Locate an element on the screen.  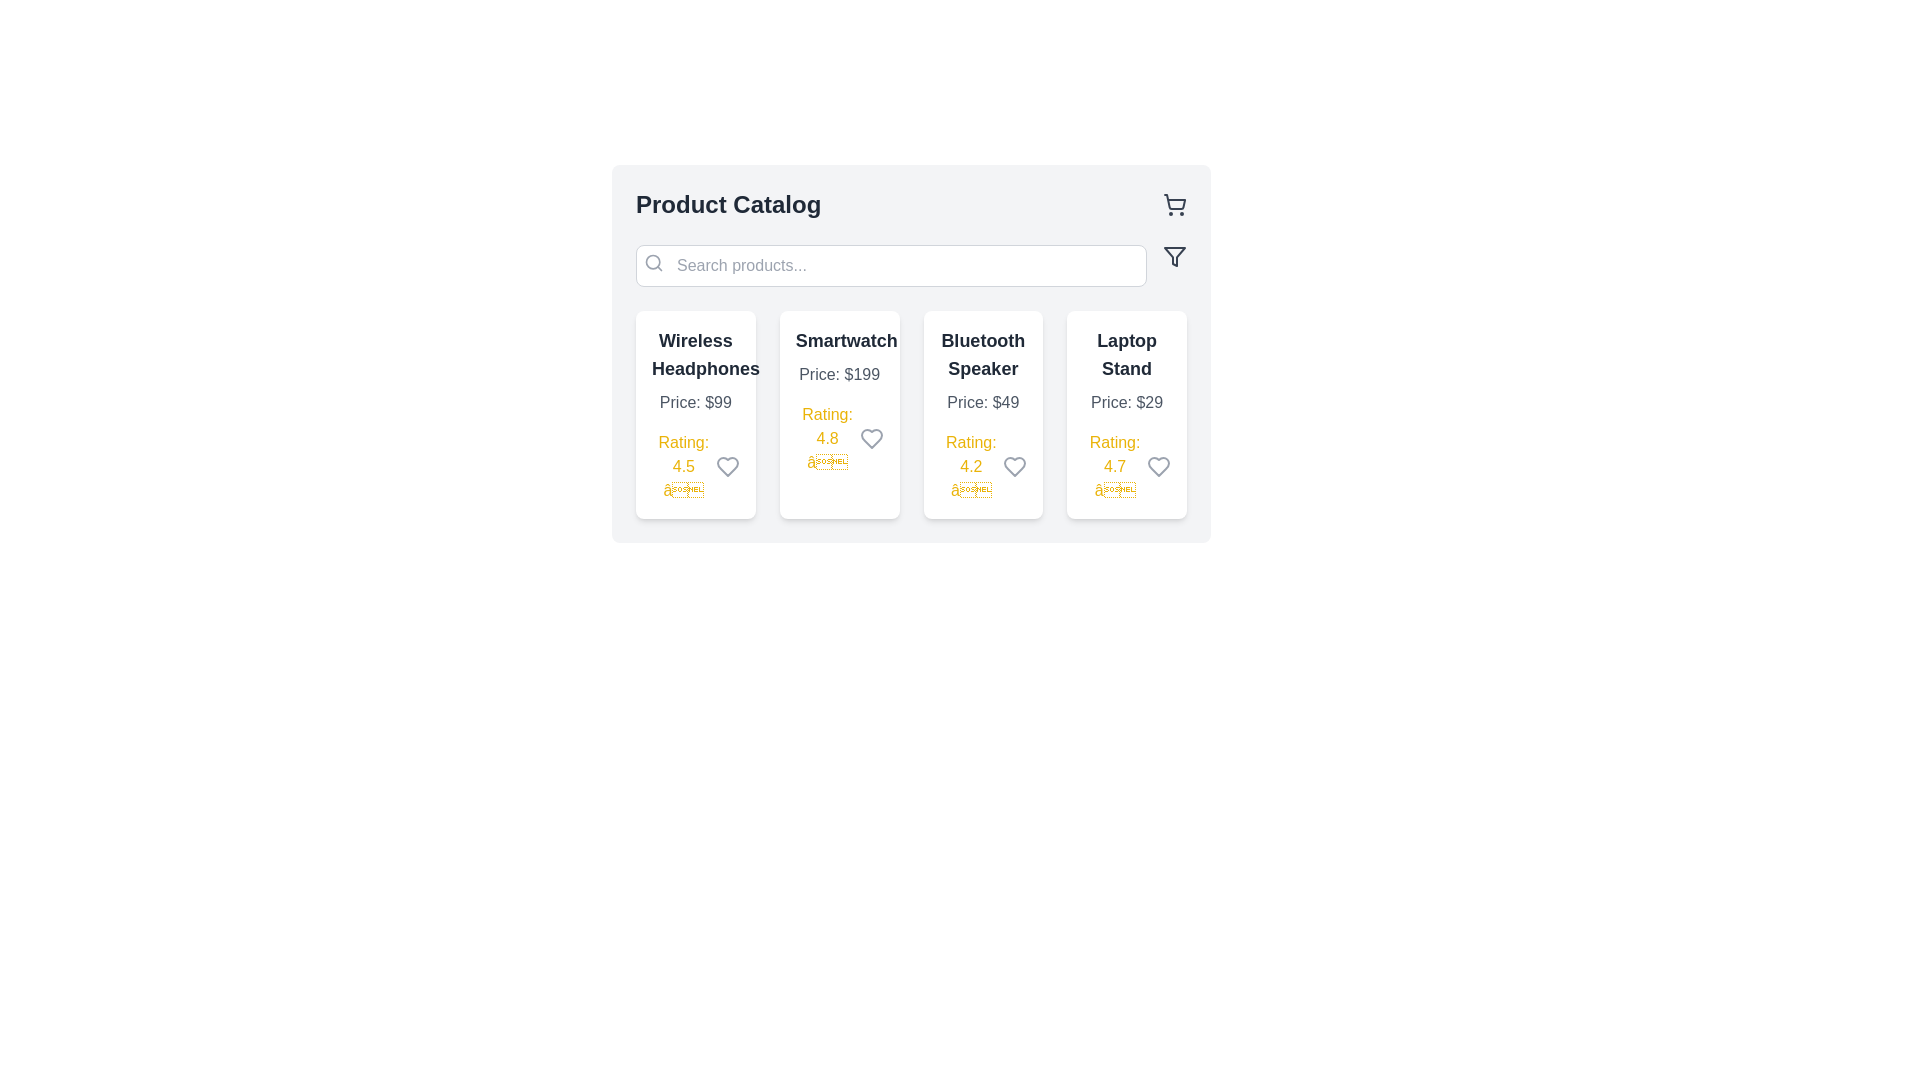
the triangular funnel-shaped filter icon located at the top-right corner of the header section is located at coordinates (1175, 256).